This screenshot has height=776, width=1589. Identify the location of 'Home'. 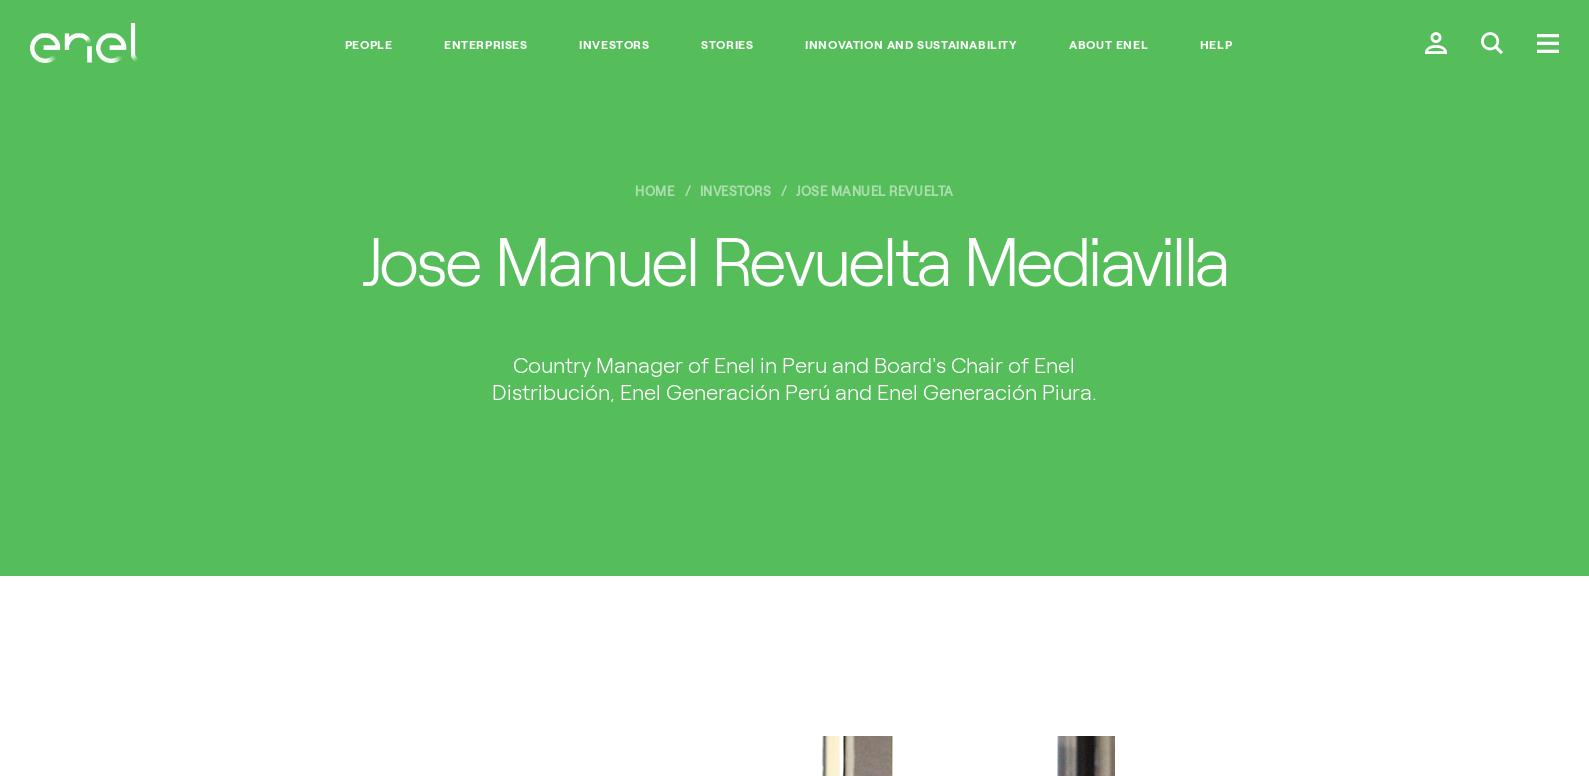
(633, 190).